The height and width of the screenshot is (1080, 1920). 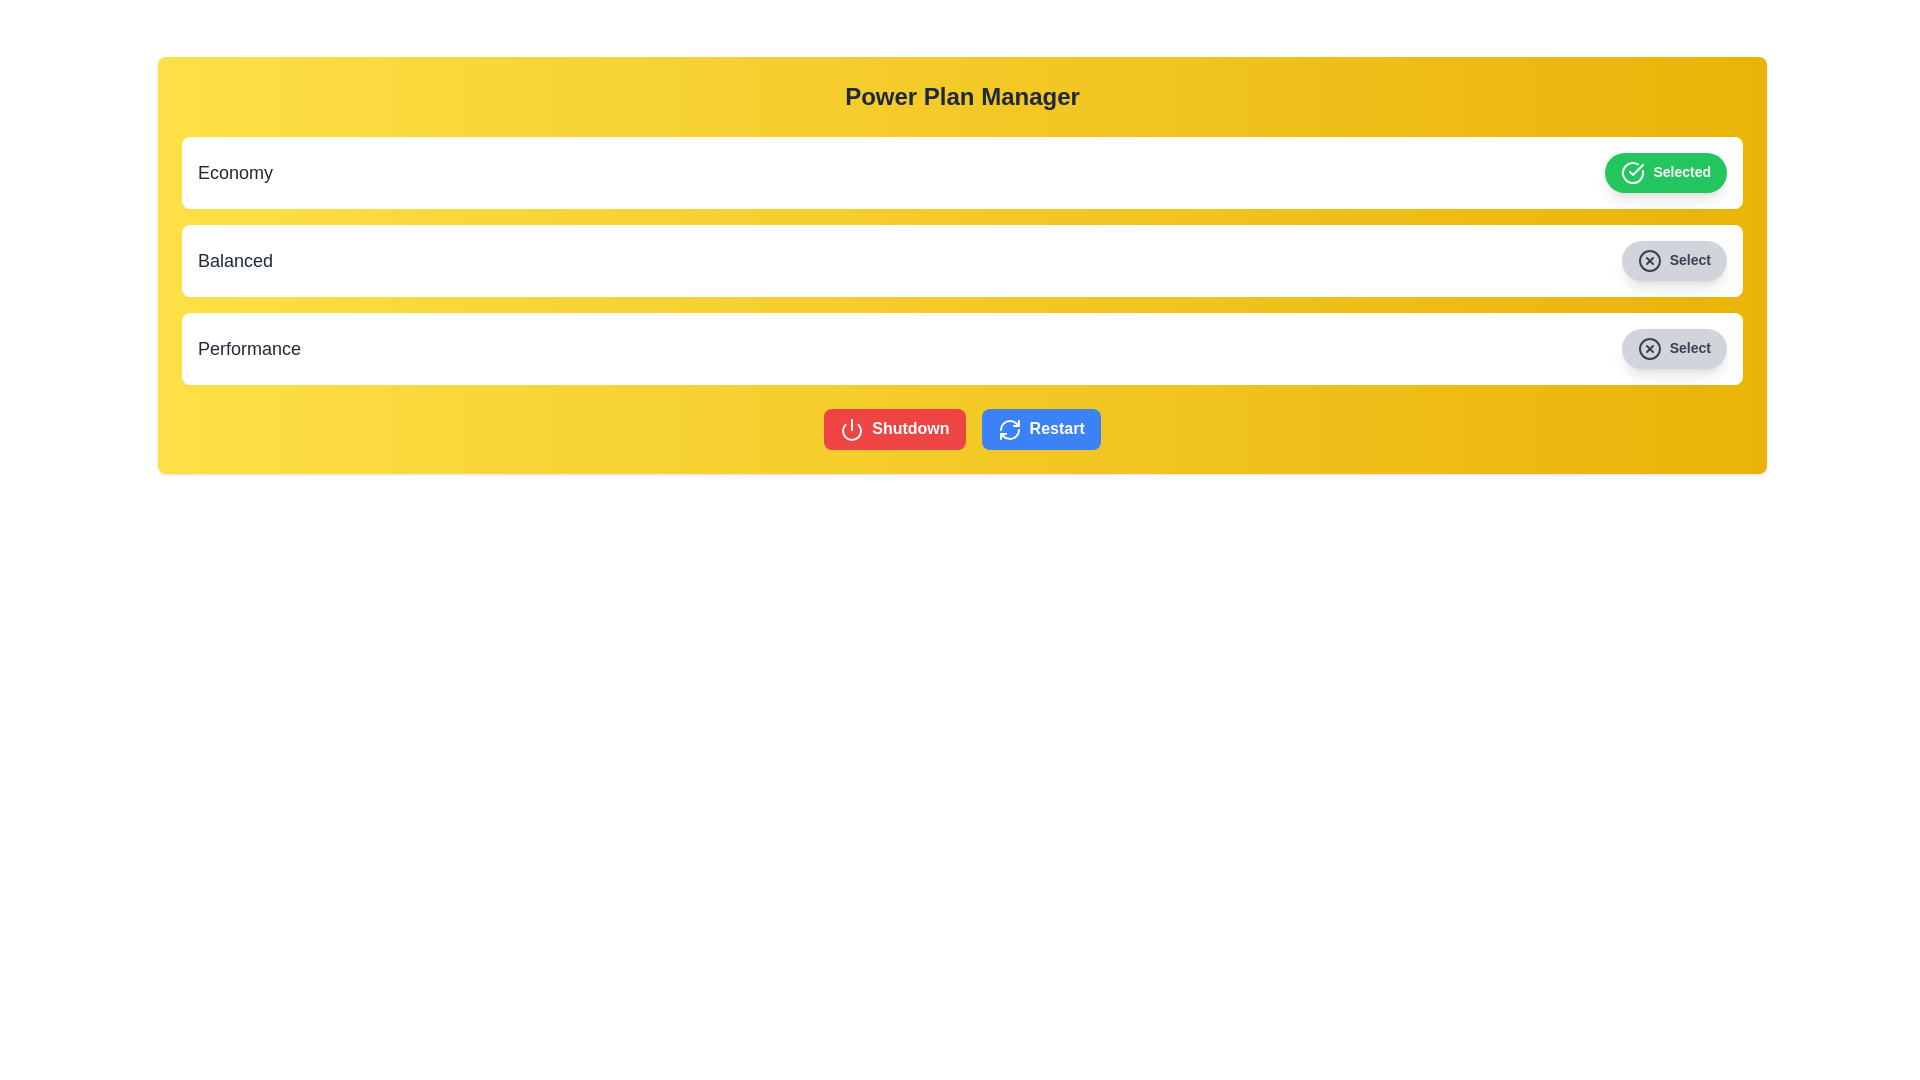 I want to click on the power plan Economy by clicking the corresponding button, so click(x=1665, y=172).